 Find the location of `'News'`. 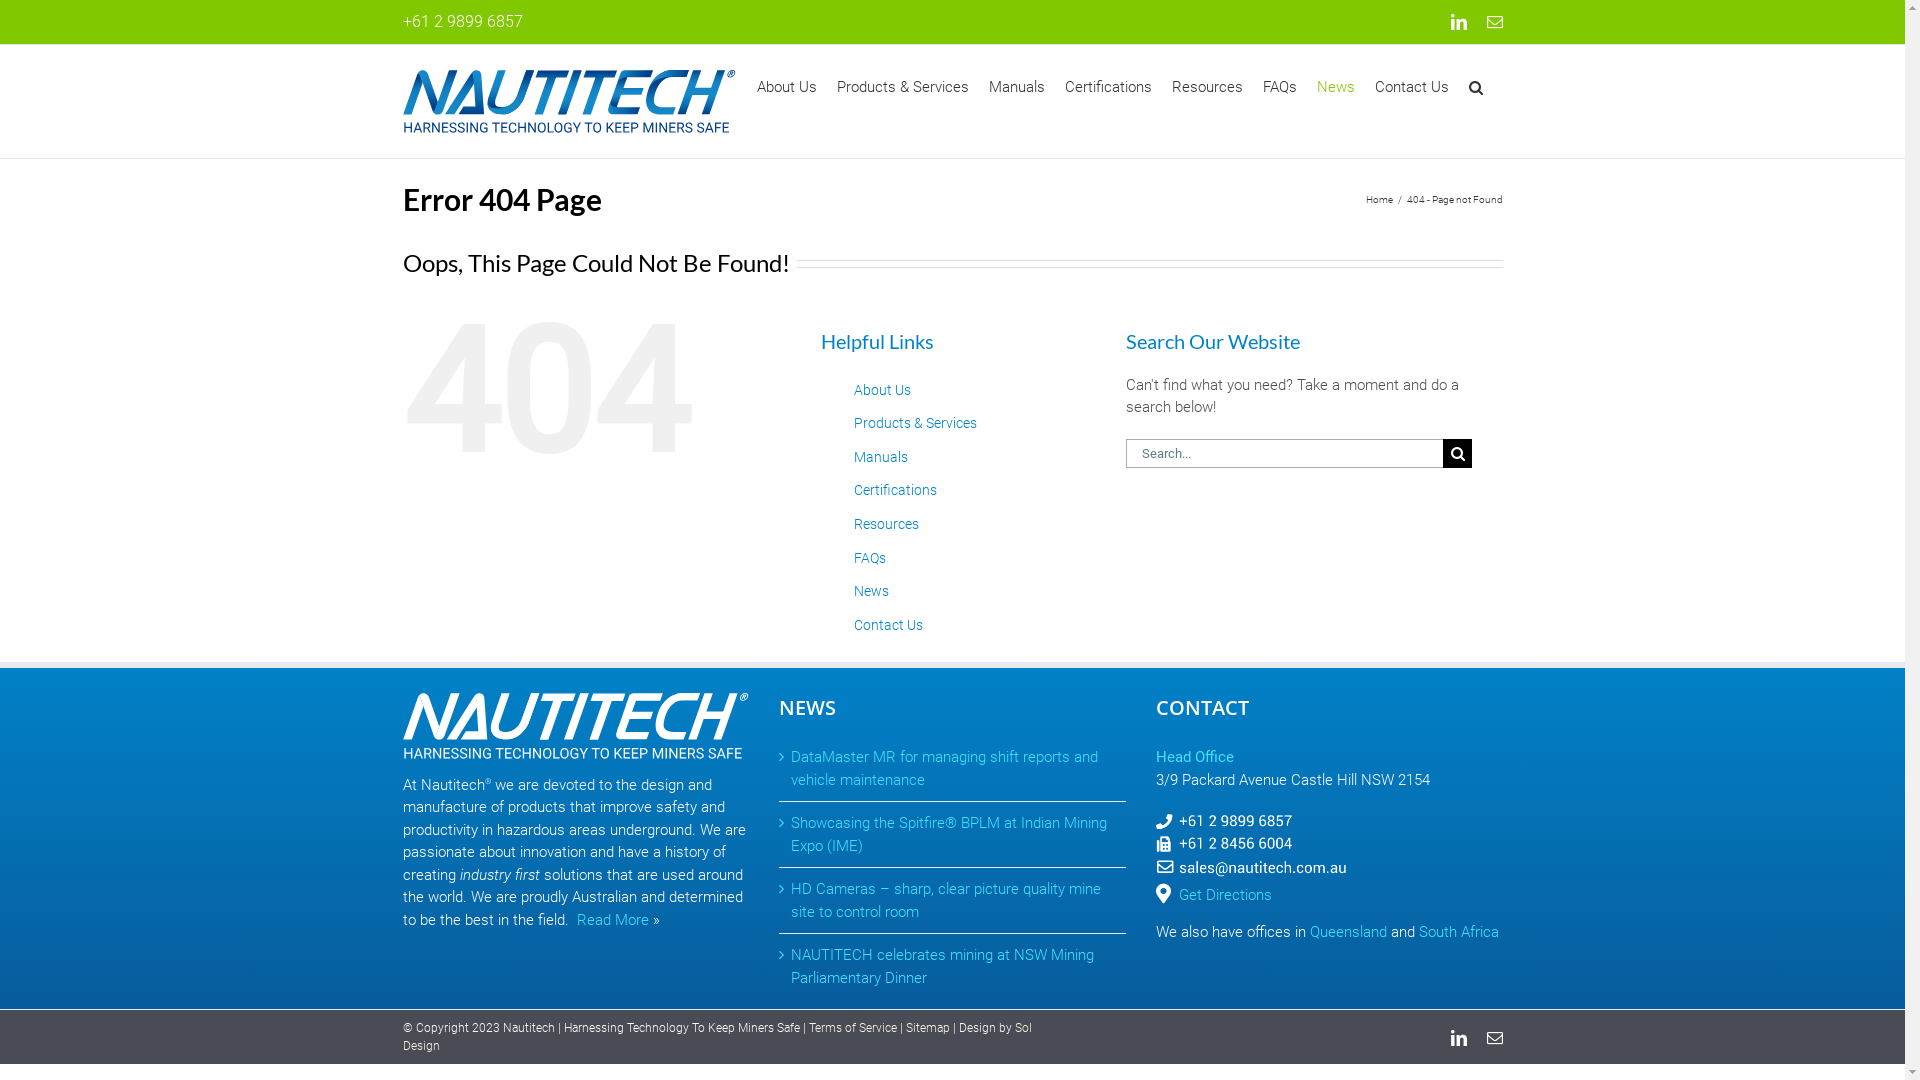

'News' is located at coordinates (871, 589).